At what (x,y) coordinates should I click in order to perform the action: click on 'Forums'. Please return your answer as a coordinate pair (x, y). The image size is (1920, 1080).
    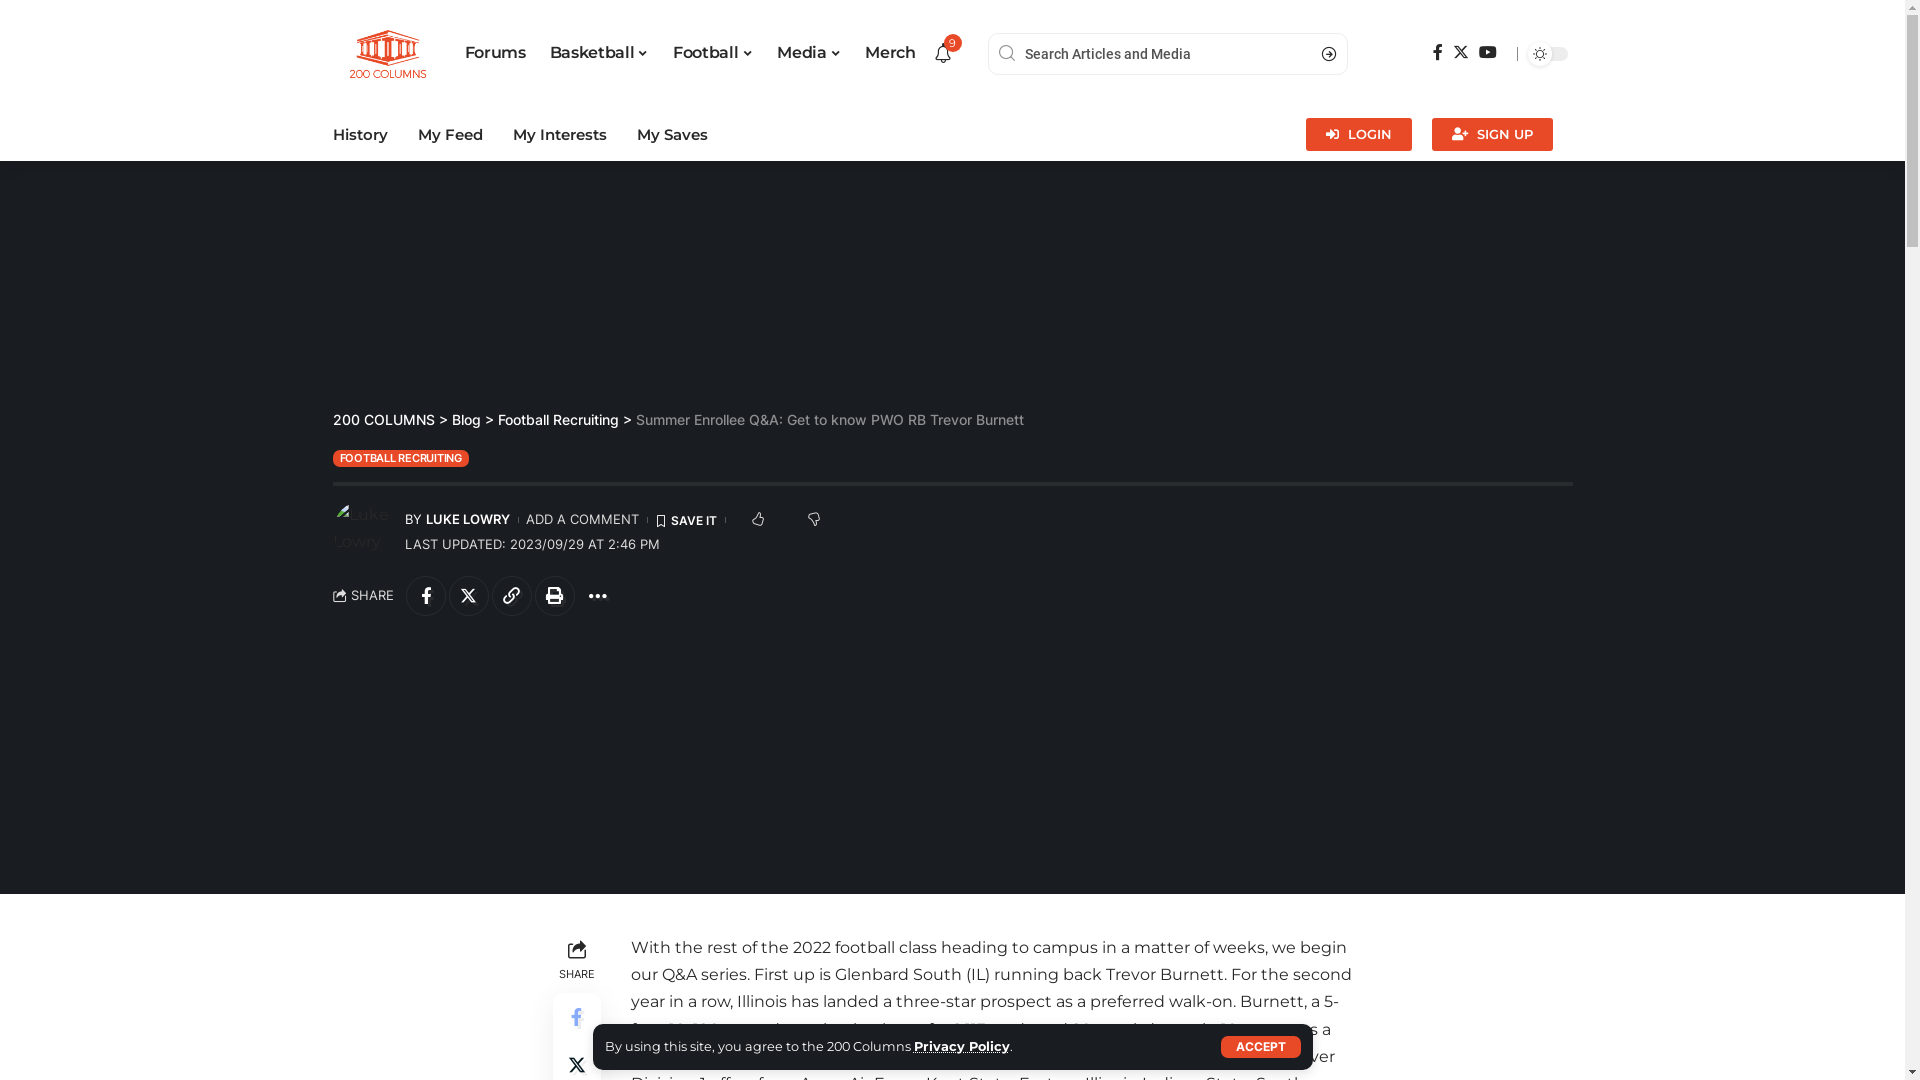
    Looking at the image, I should click on (494, 53).